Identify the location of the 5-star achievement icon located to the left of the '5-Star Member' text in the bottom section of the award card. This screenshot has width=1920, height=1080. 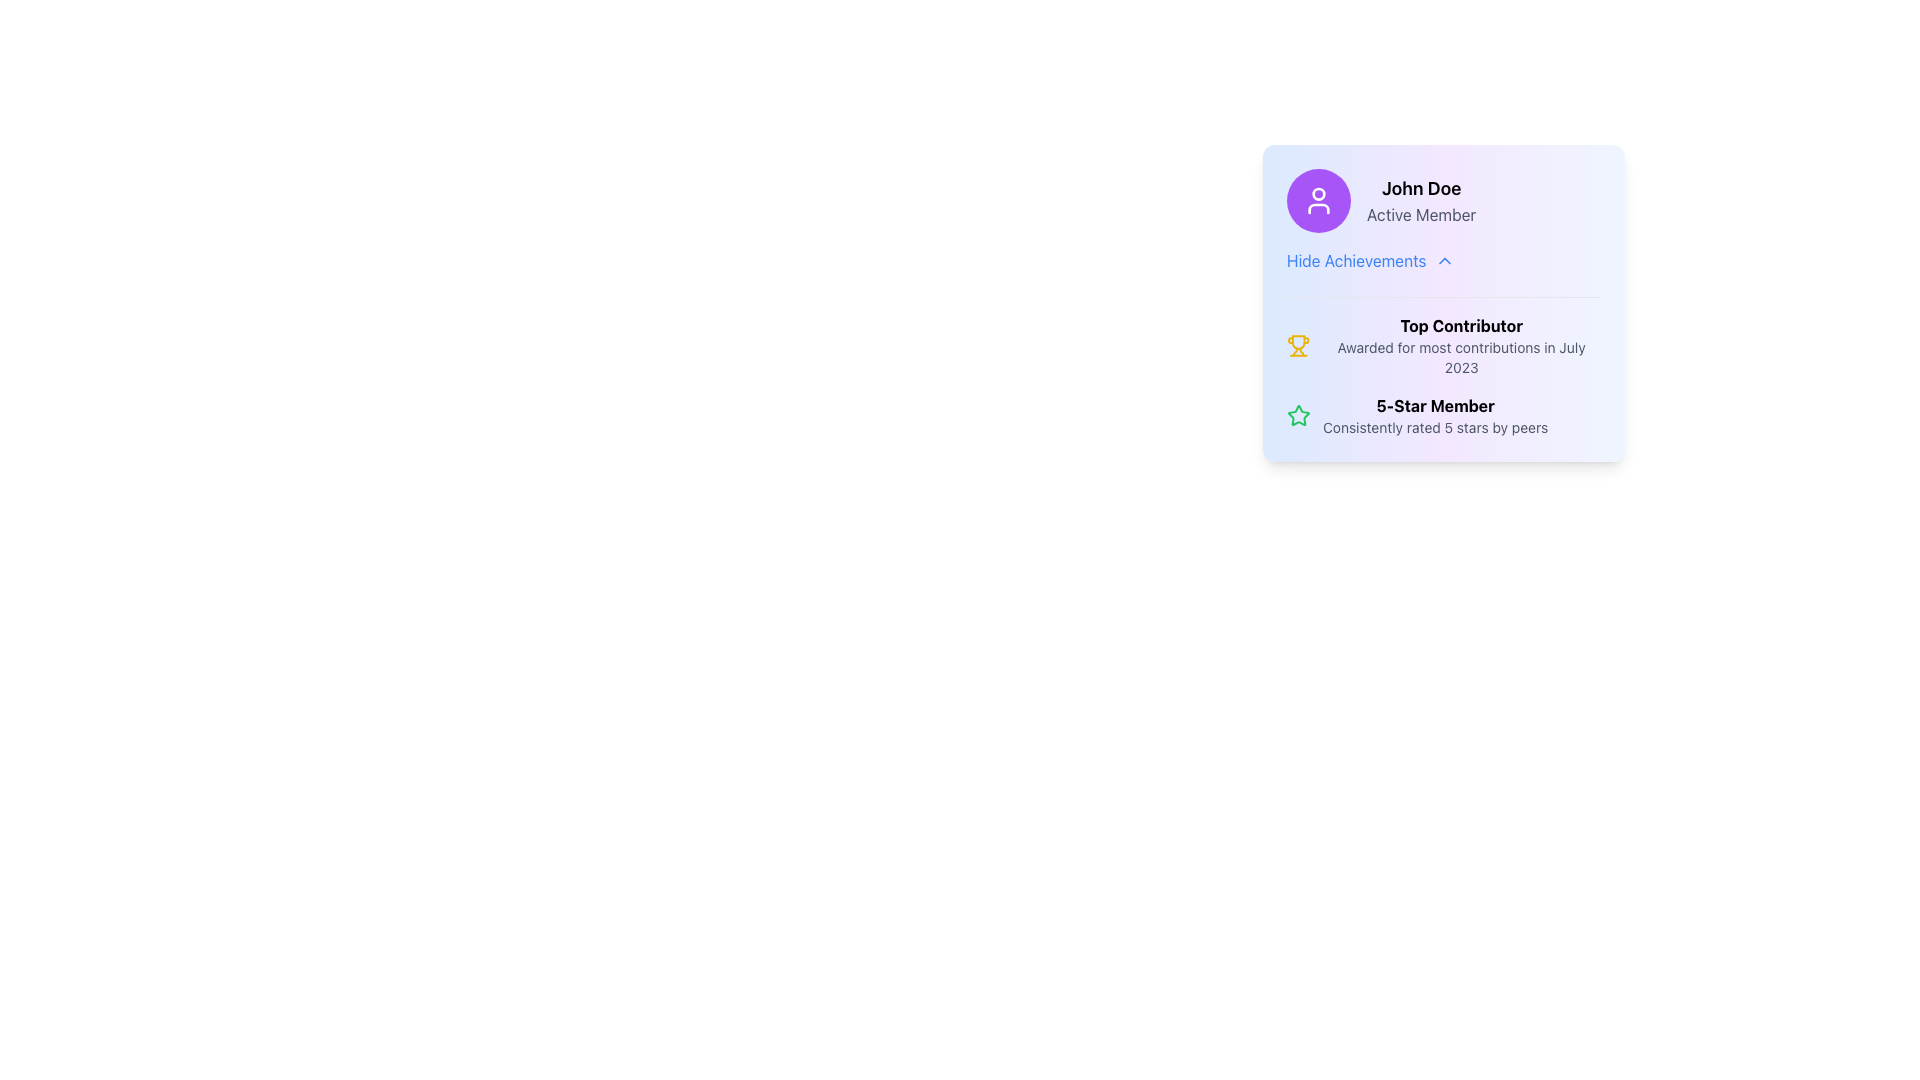
(1299, 415).